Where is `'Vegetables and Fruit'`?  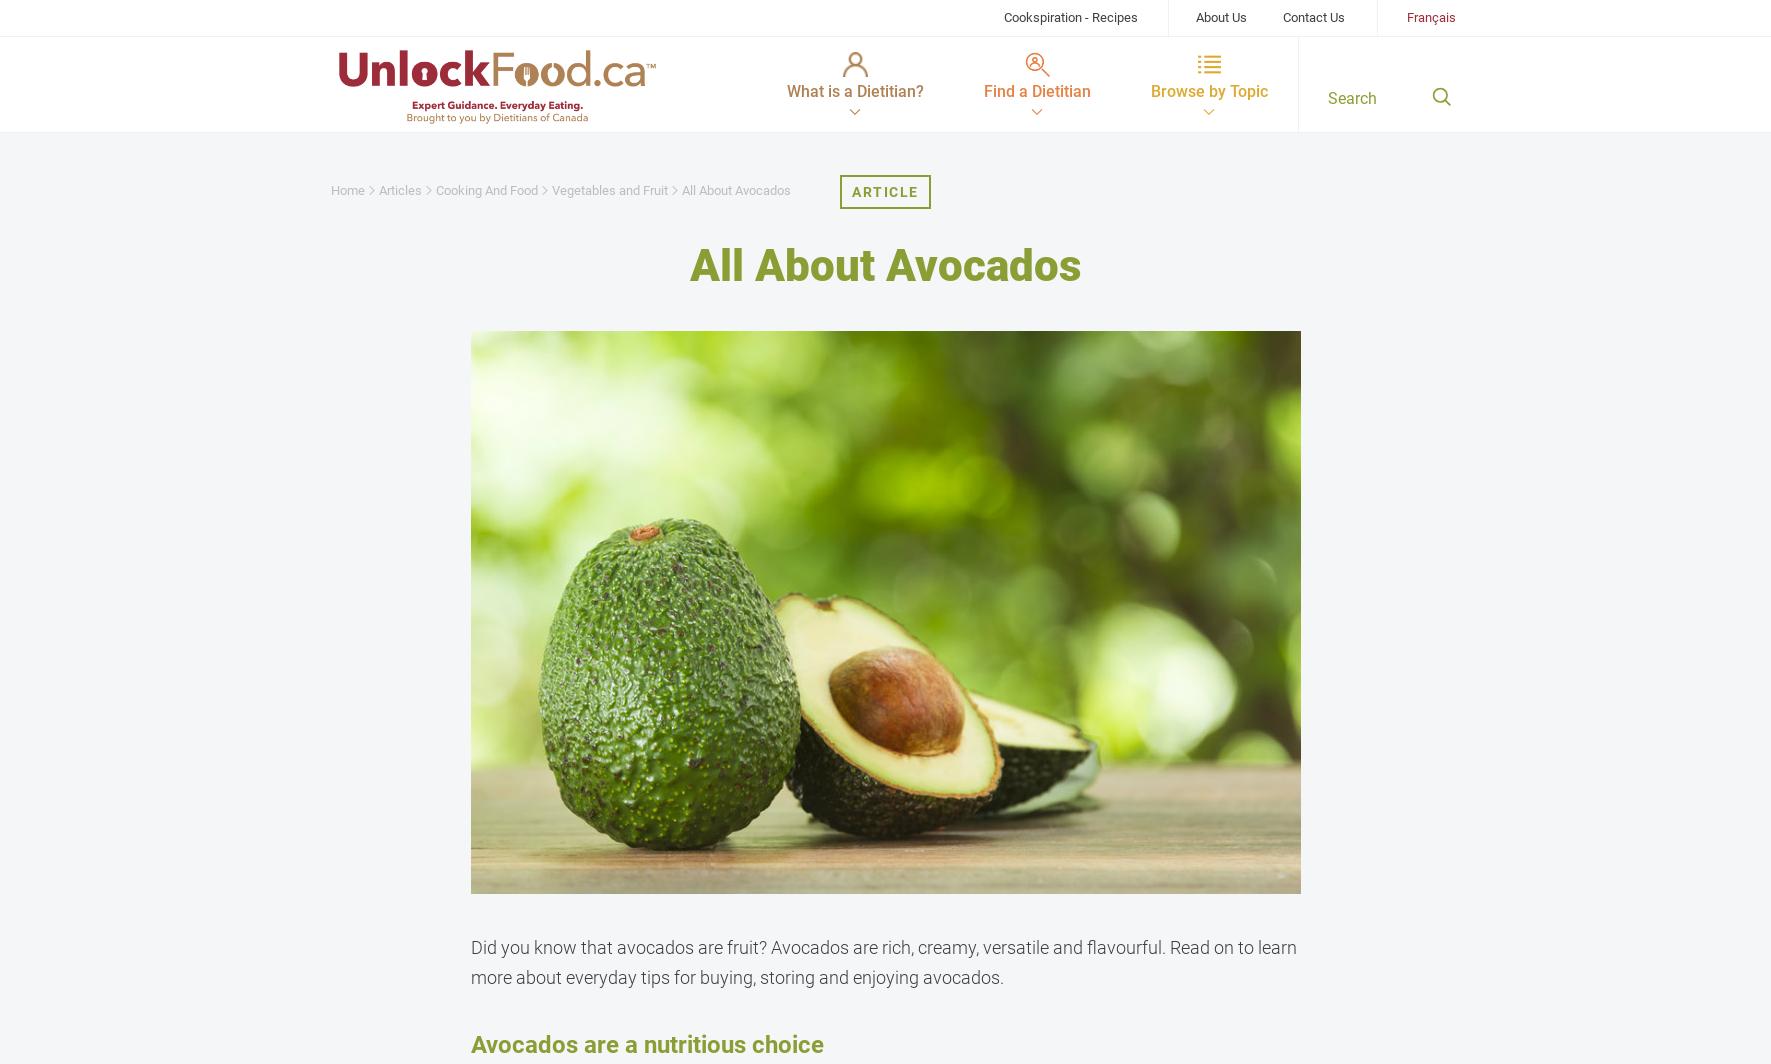 'Vegetables and Fruit' is located at coordinates (608, 190).